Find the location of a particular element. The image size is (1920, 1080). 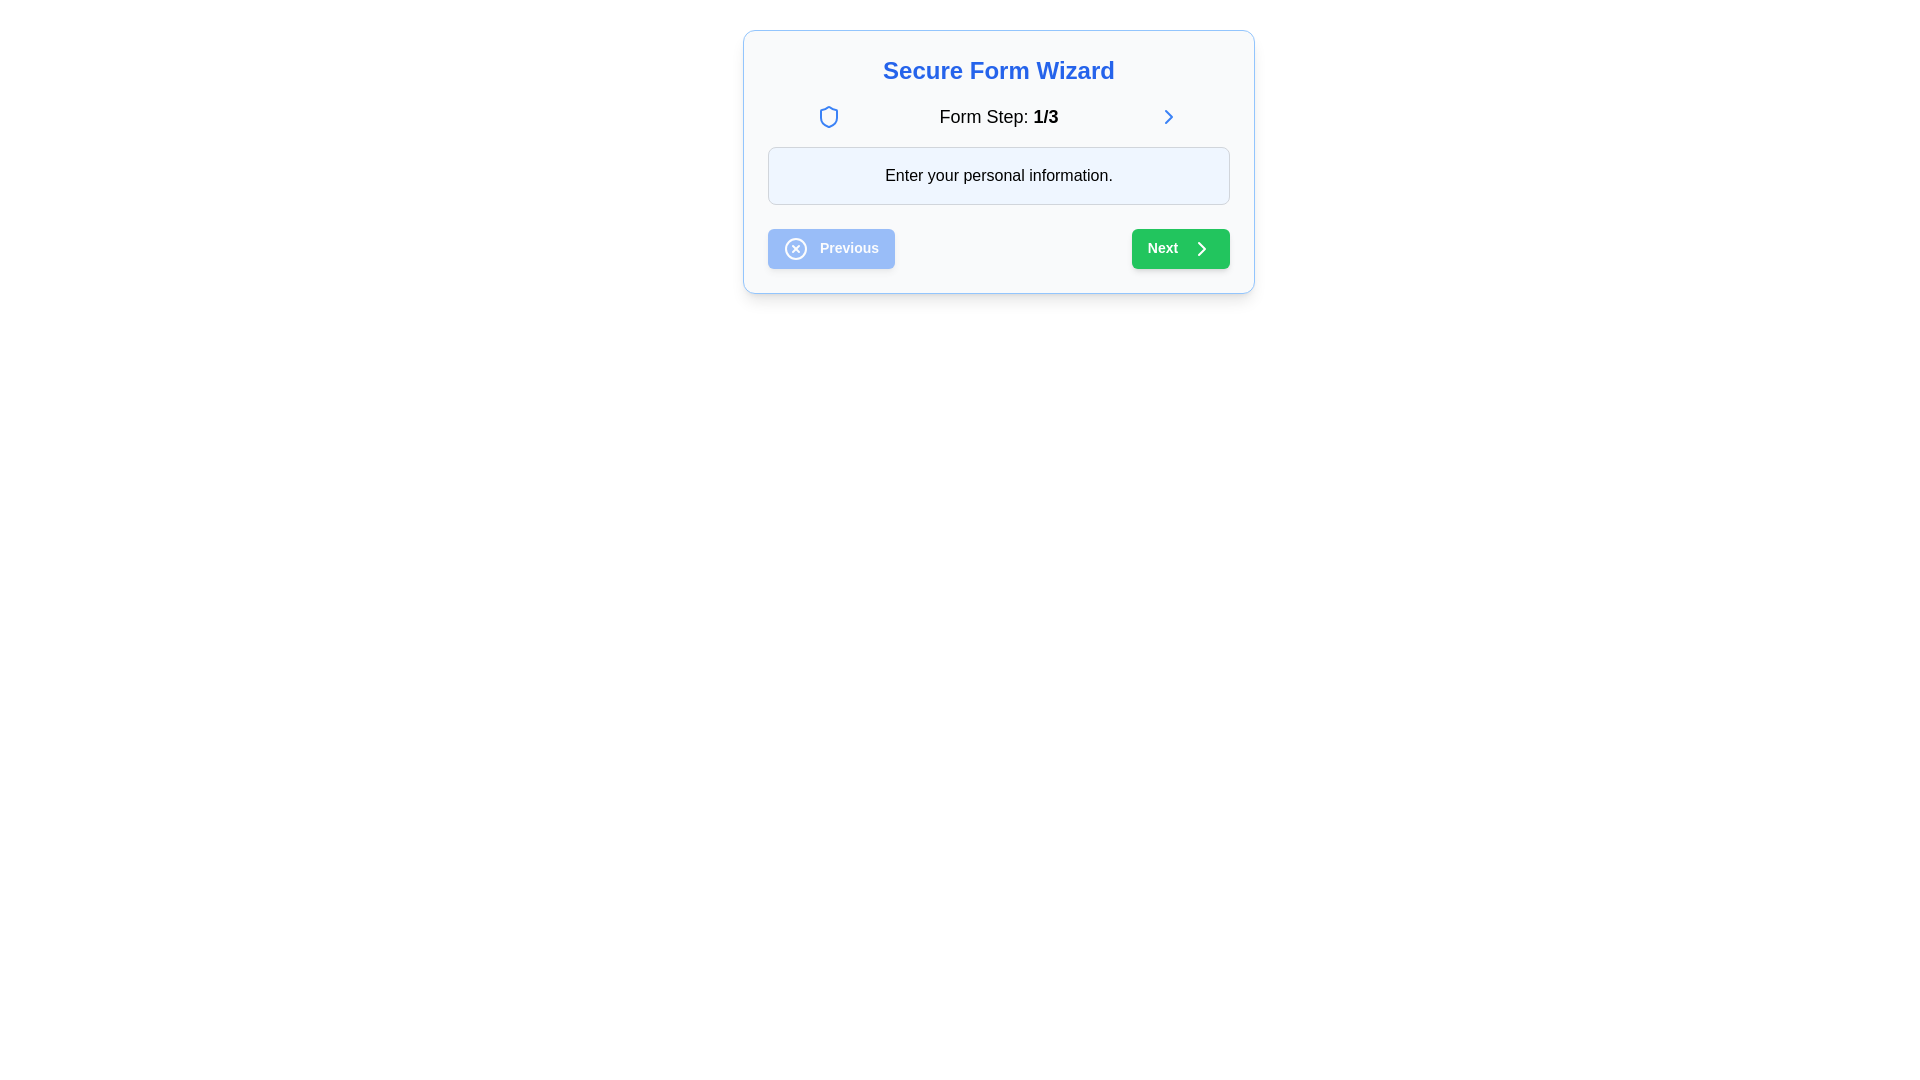

the 'Next' button located at the bottom right of the 'Secure Form Wizard' card, which contains a right-pointing chevron SVG icon is located at coordinates (1200, 248).